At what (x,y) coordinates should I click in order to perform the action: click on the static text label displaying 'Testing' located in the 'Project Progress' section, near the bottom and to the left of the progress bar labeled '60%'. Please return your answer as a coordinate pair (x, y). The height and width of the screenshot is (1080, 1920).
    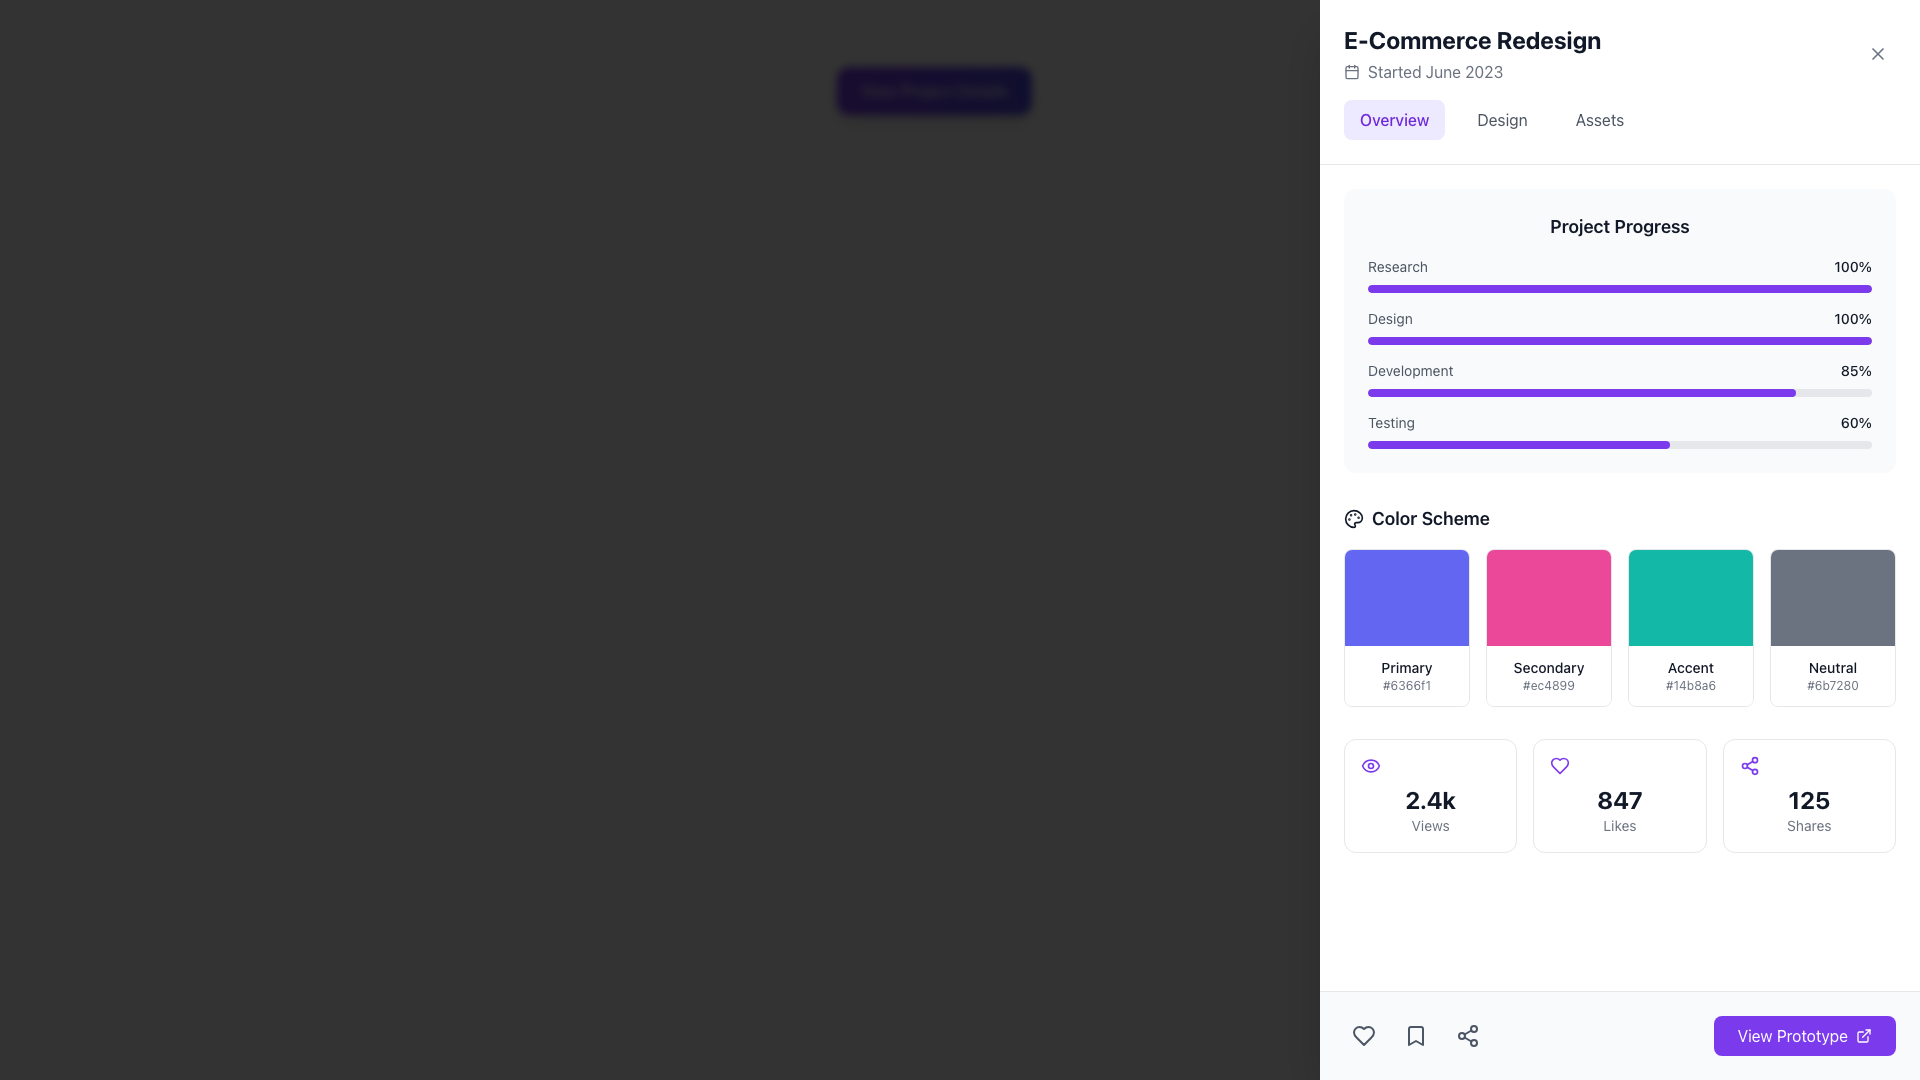
    Looking at the image, I should click on (1390, 422).